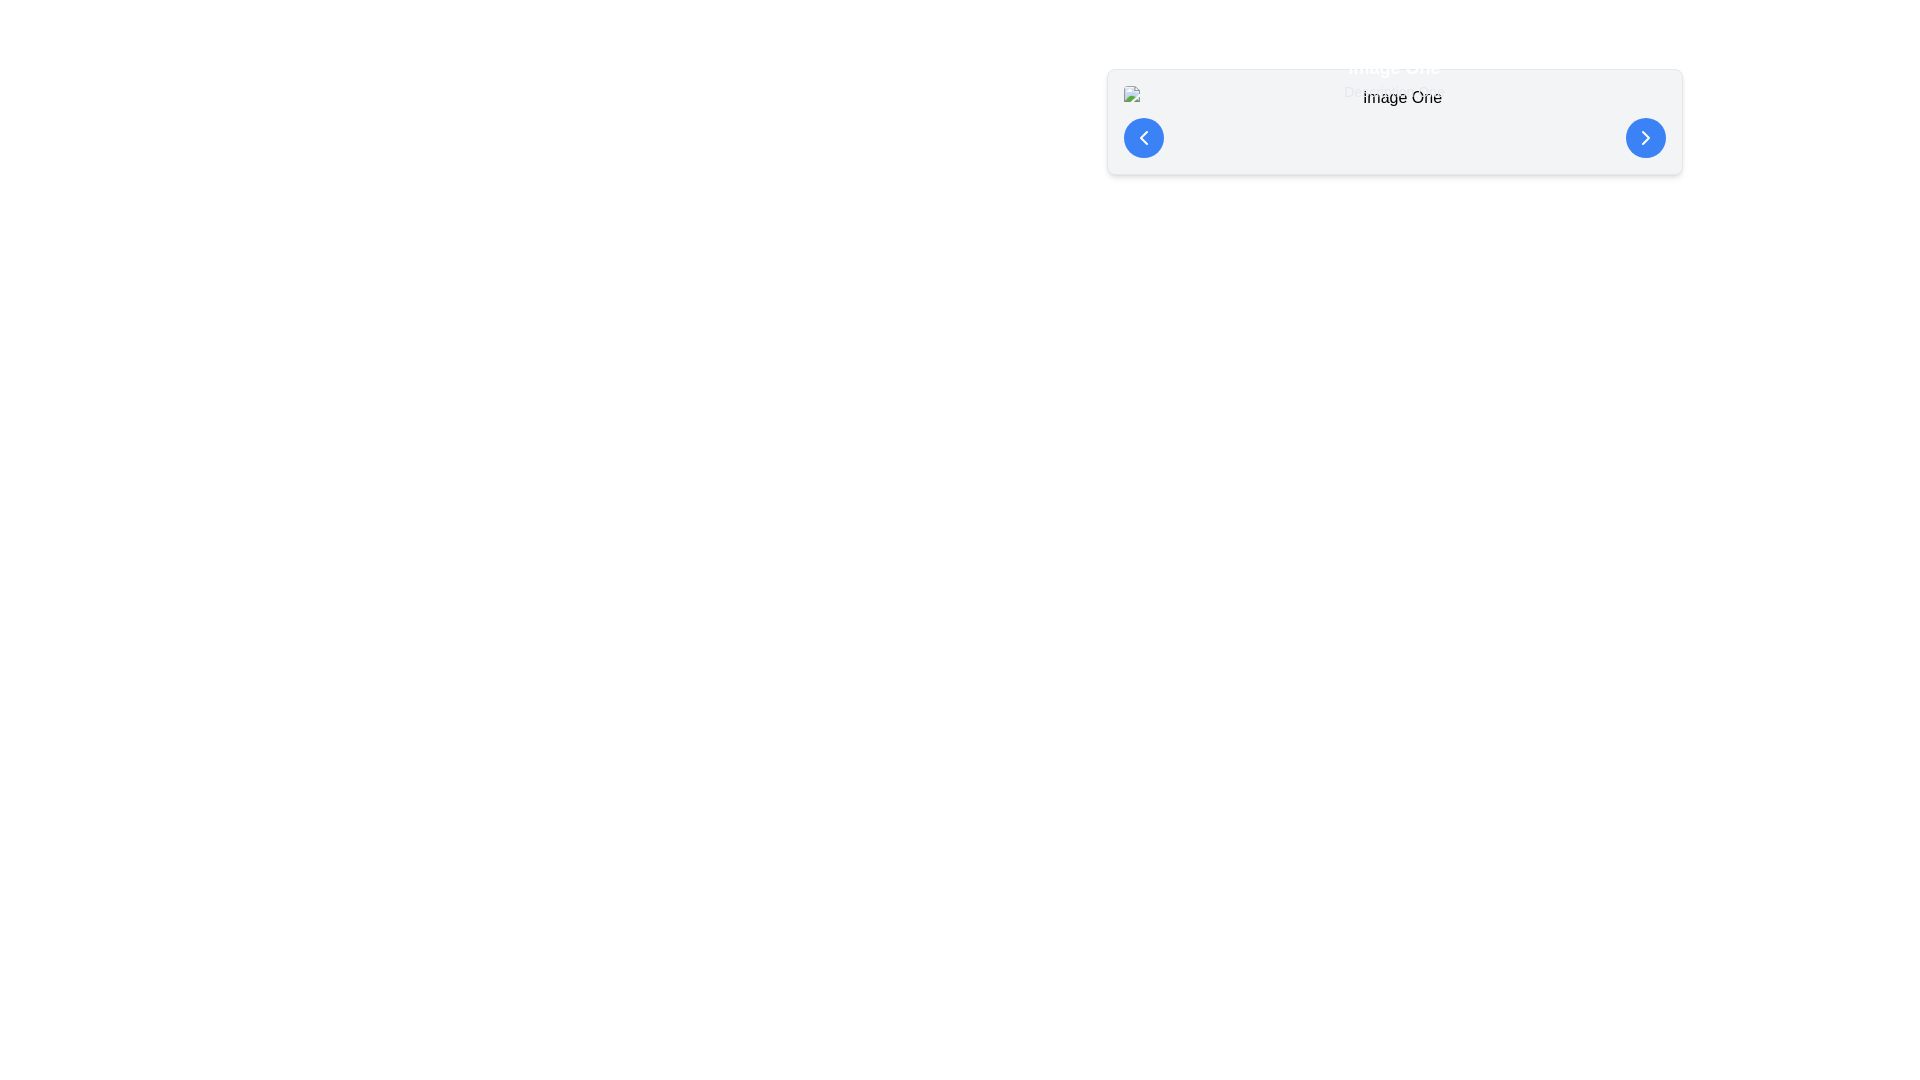  What do you see at coordinates (1645, 137) in the screenshot?
I see `the small right-pointing chevron icon located centrally within a blue, circular button on the far right of a horizontal card` at bounding box center [1645, 137].